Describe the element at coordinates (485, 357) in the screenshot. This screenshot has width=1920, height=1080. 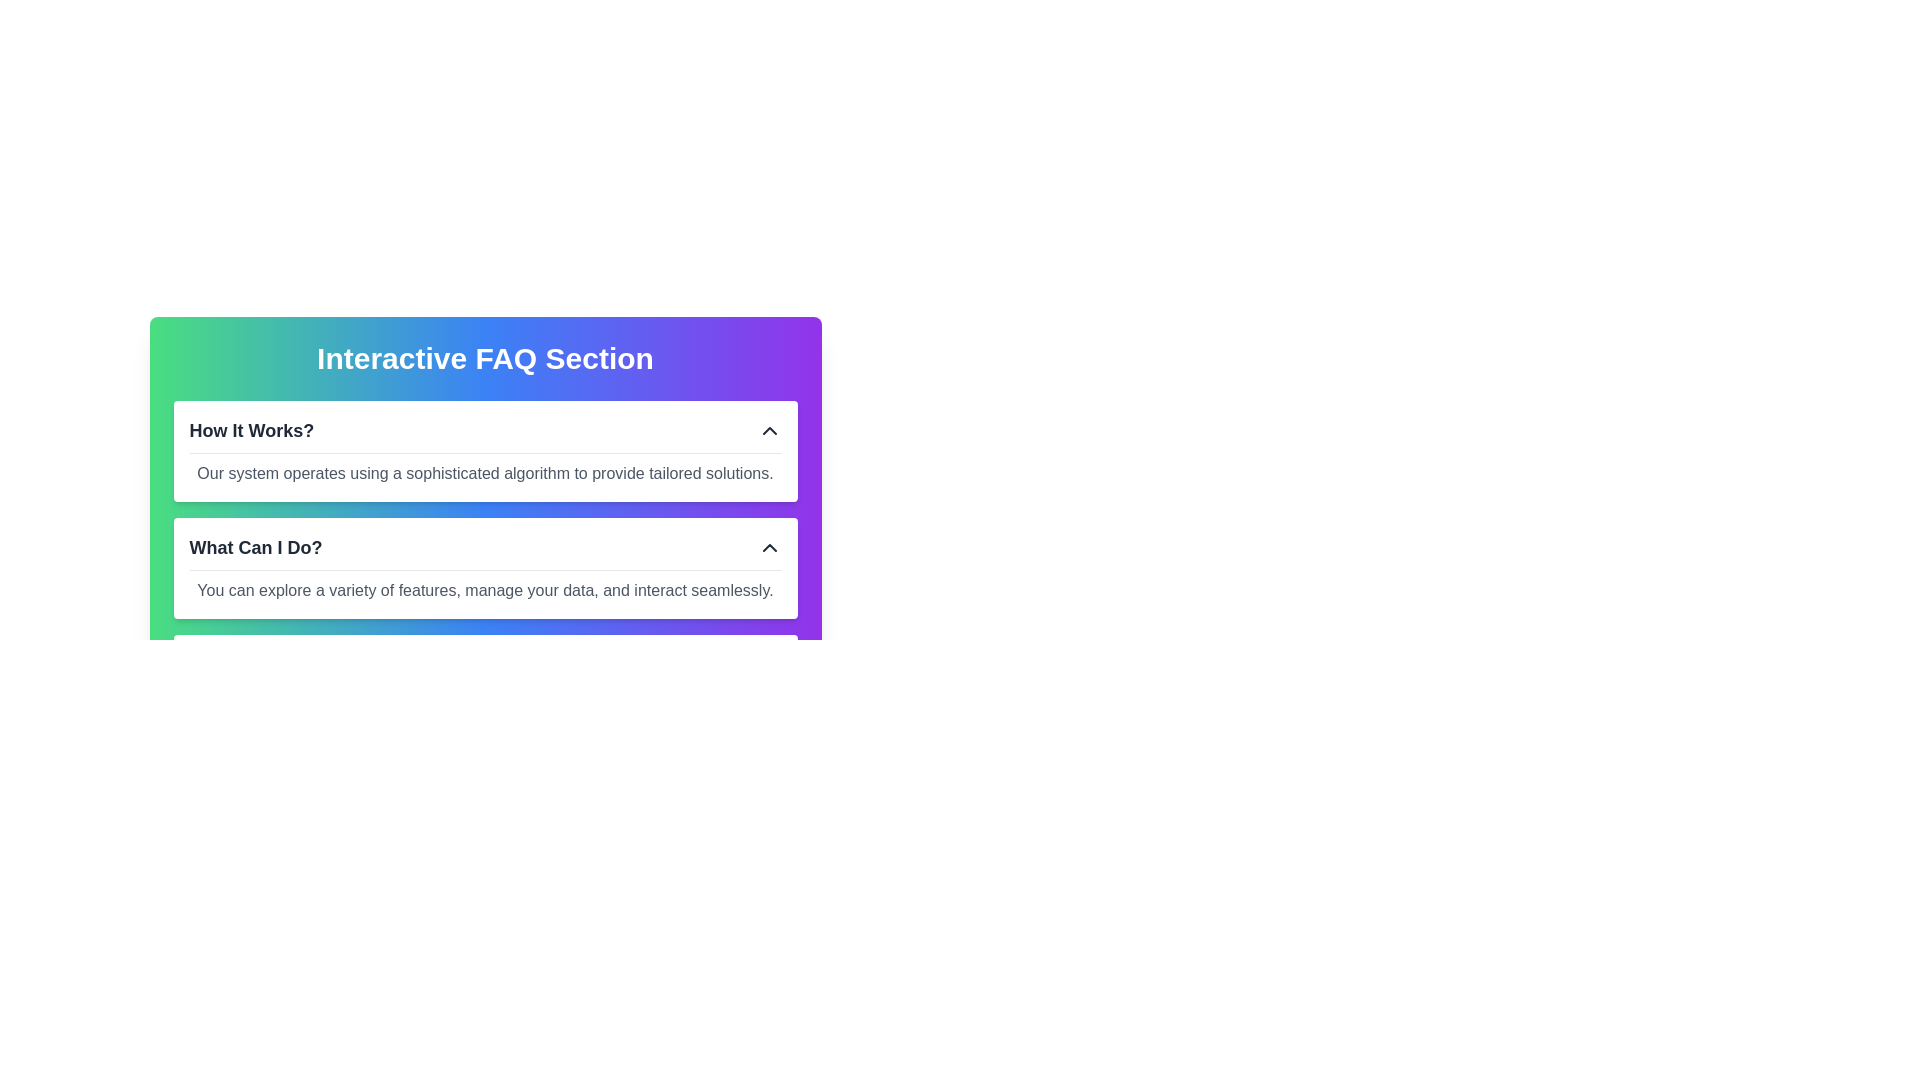
I see `the text label that serves as the title for the interactive FAQ area to trigger tooltips or style changes` at that location.